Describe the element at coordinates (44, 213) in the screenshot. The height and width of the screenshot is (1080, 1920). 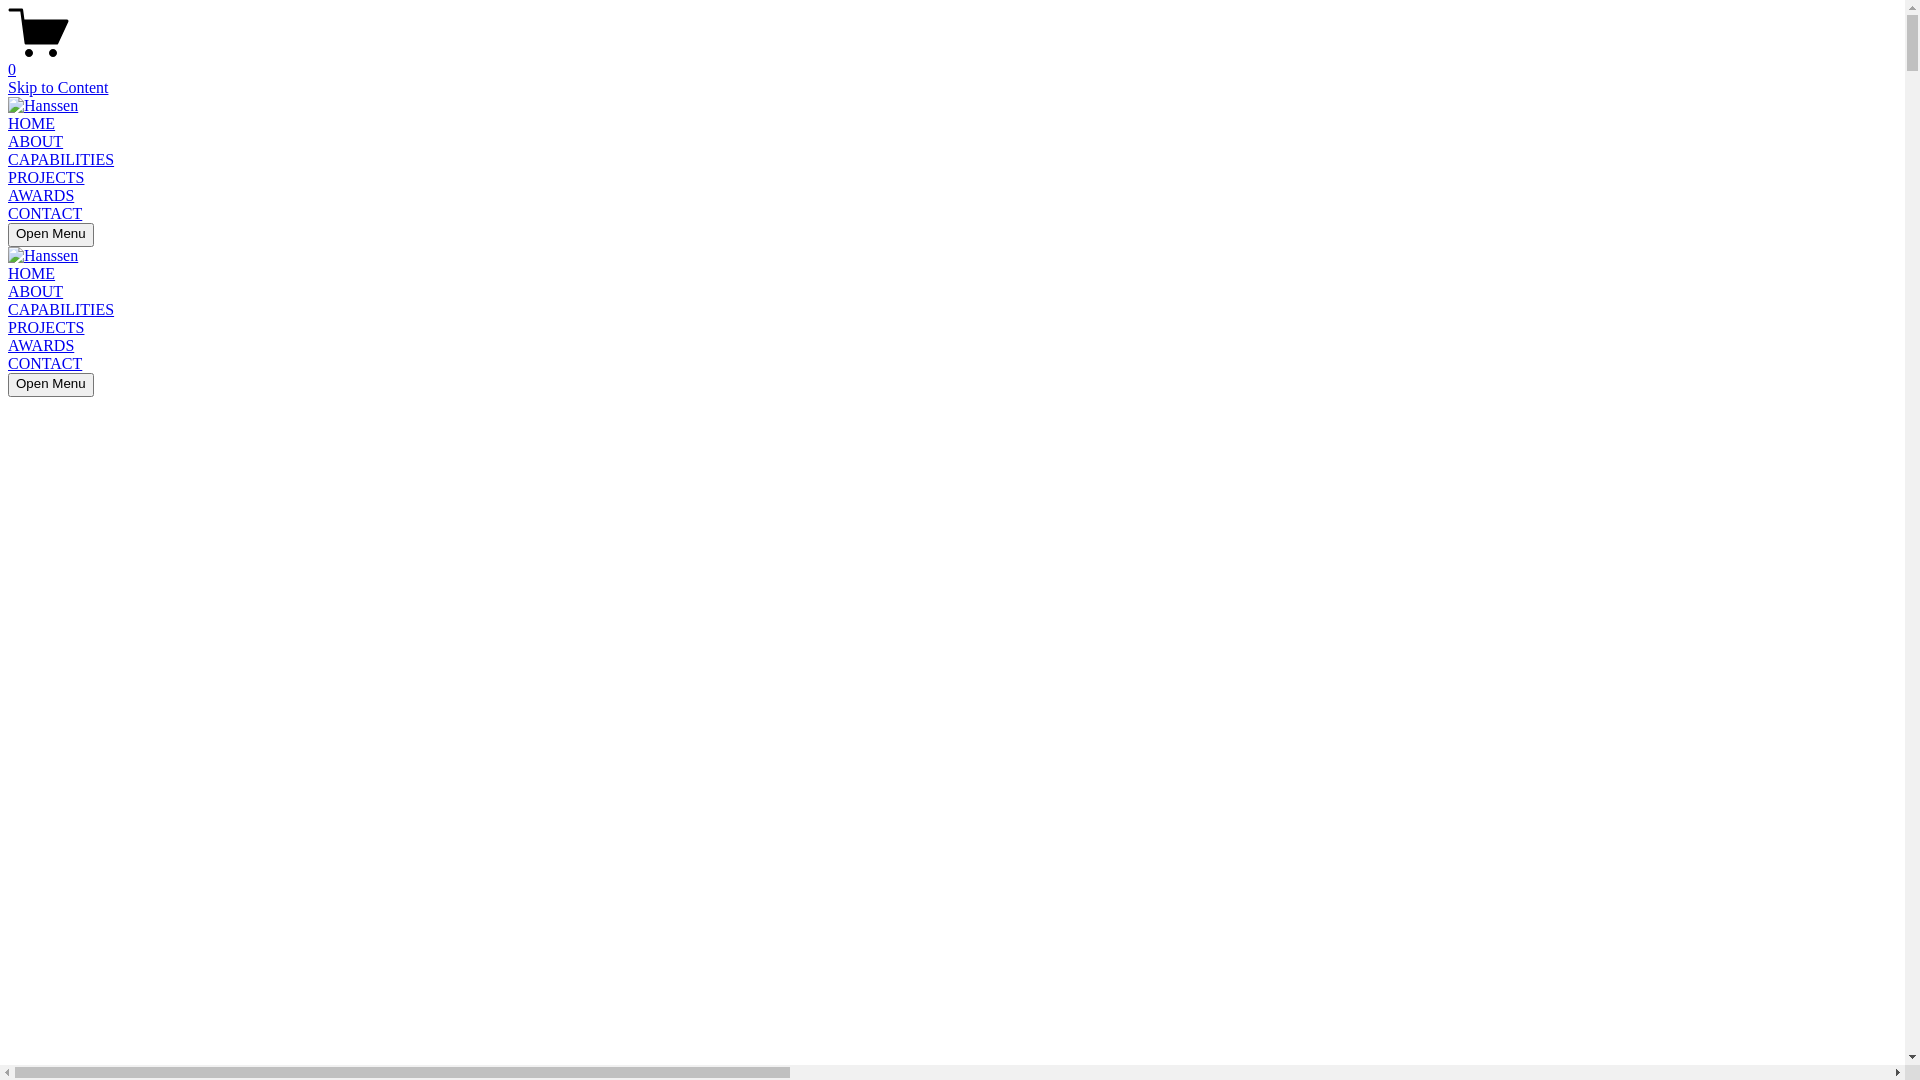
I see `'CONTACT'` at that location.